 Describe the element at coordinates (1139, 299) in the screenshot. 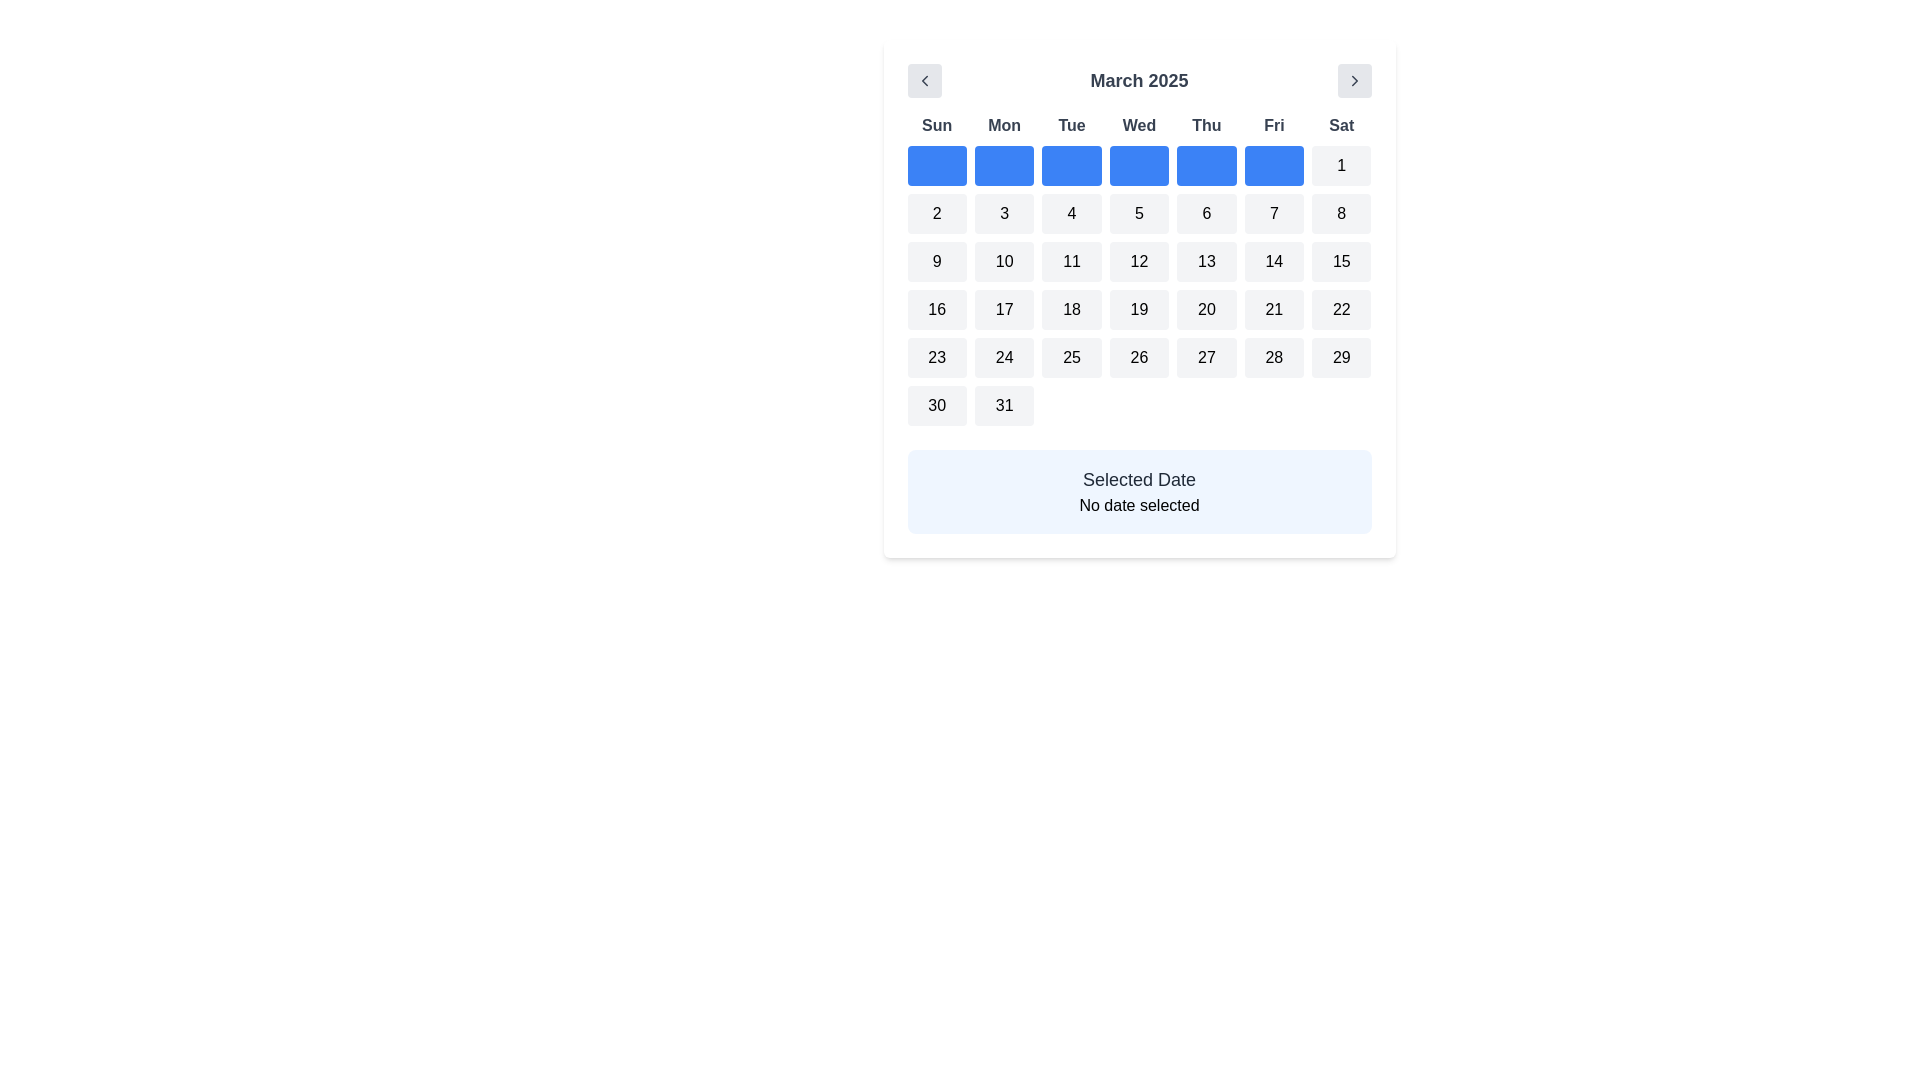

I see `a day within the calendar view` at that location.